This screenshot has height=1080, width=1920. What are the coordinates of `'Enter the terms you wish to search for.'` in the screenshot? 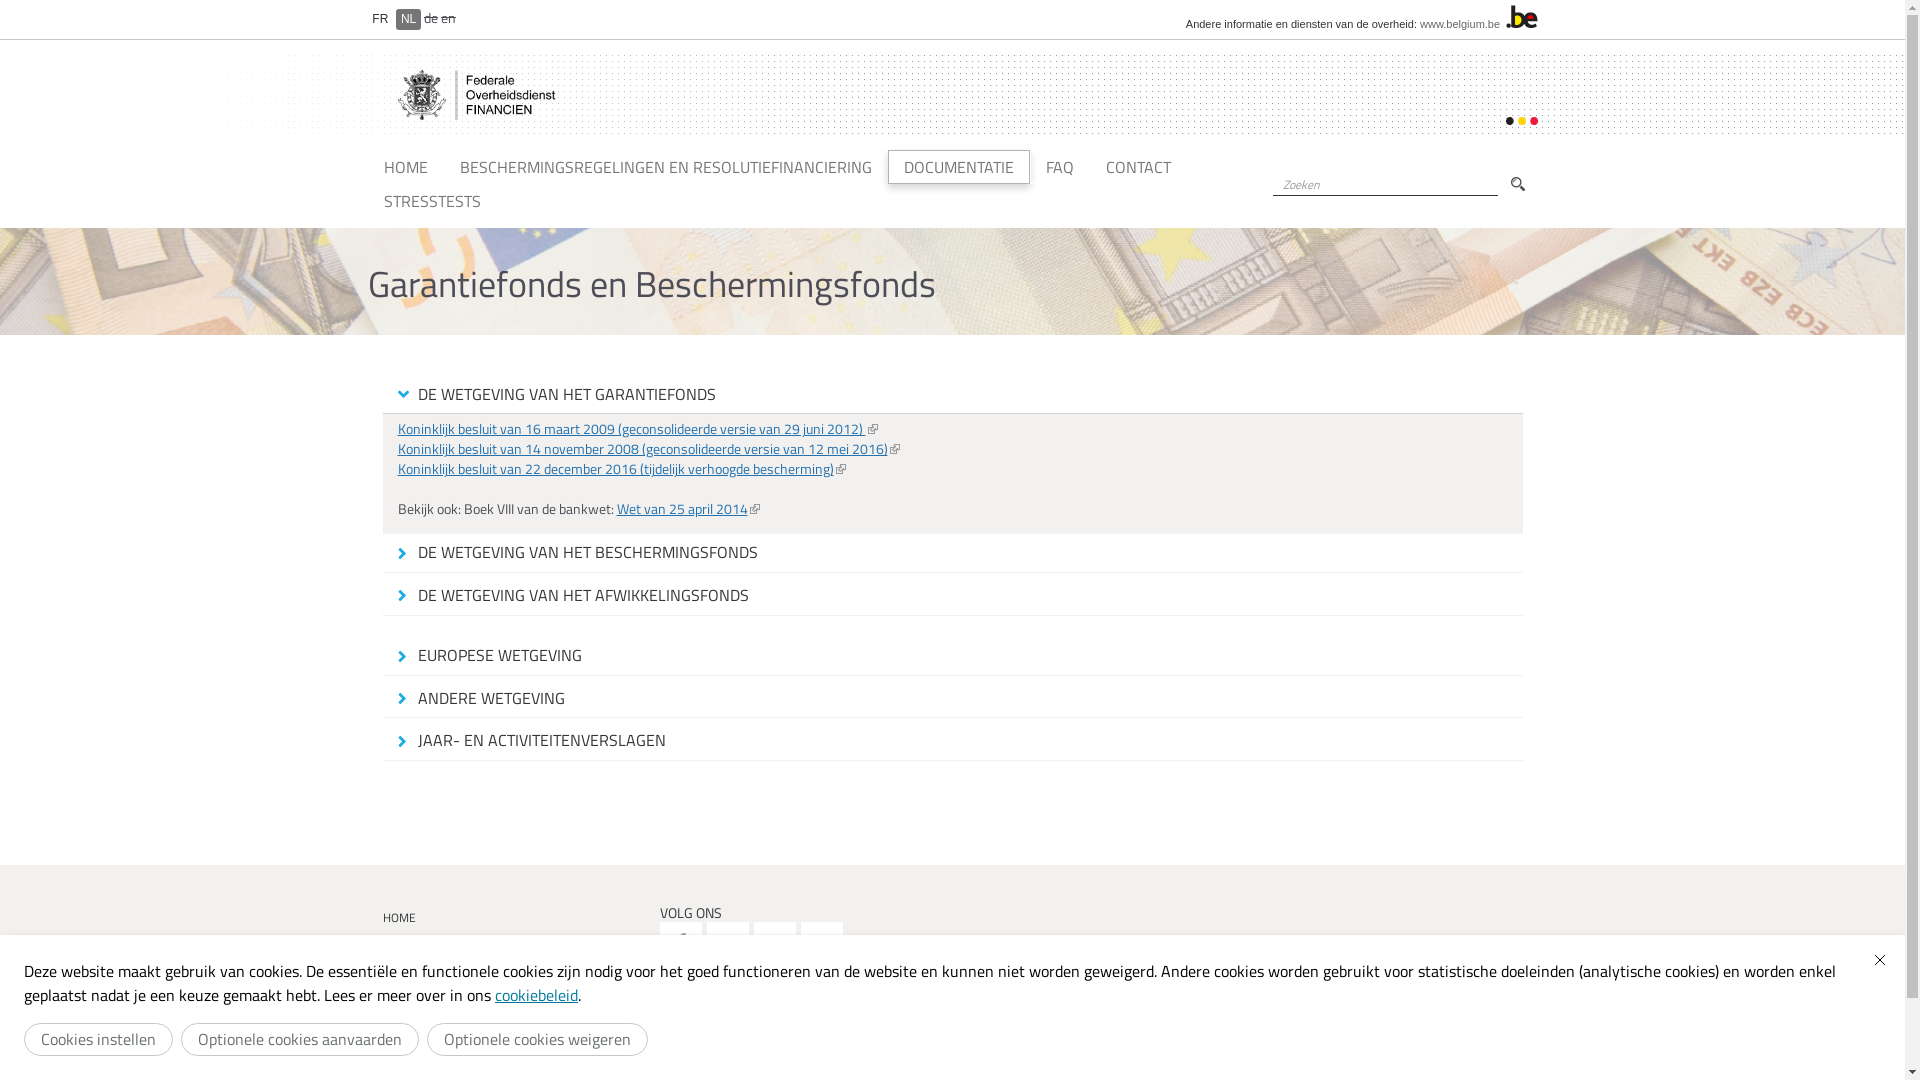 It's located at (1383, 185).